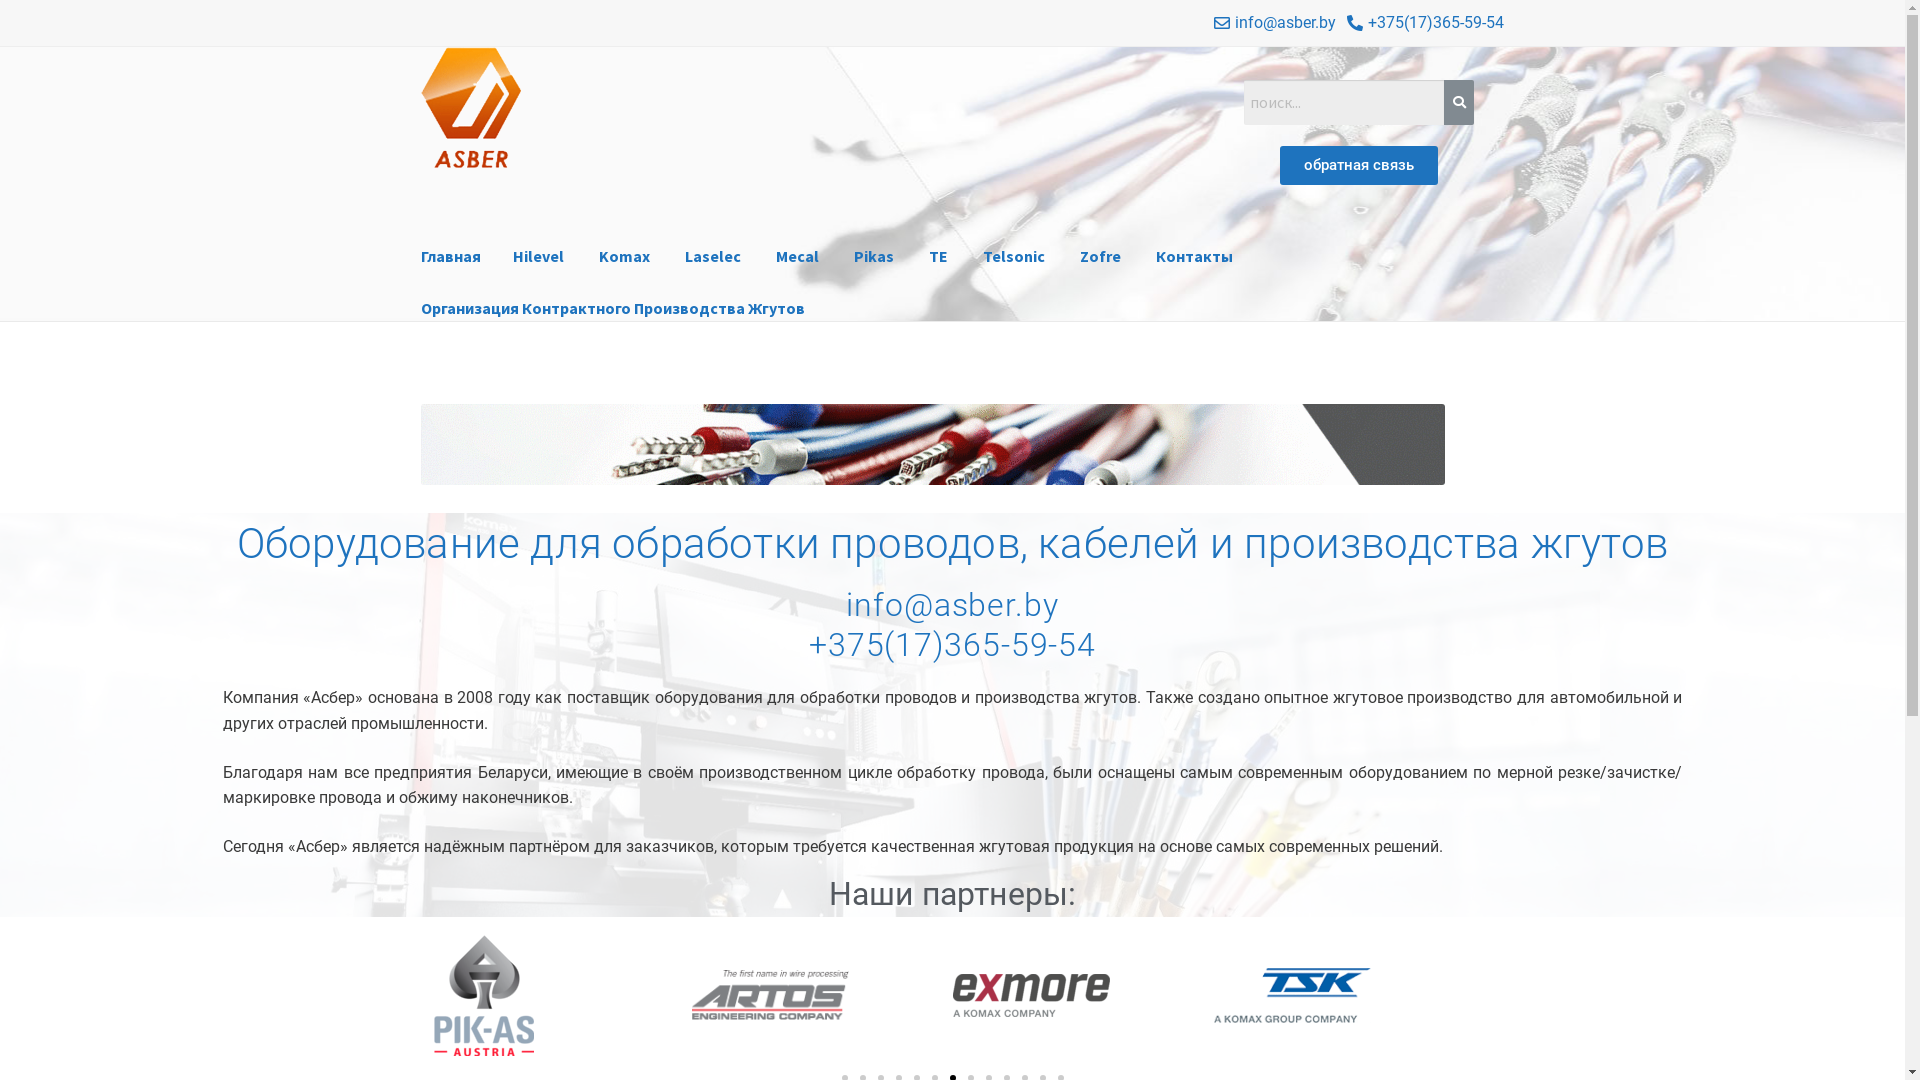  What do you see at coordinates (538, 256) in the screenshot?
I see `'Hilevel'` at bounding box center [538, 256].